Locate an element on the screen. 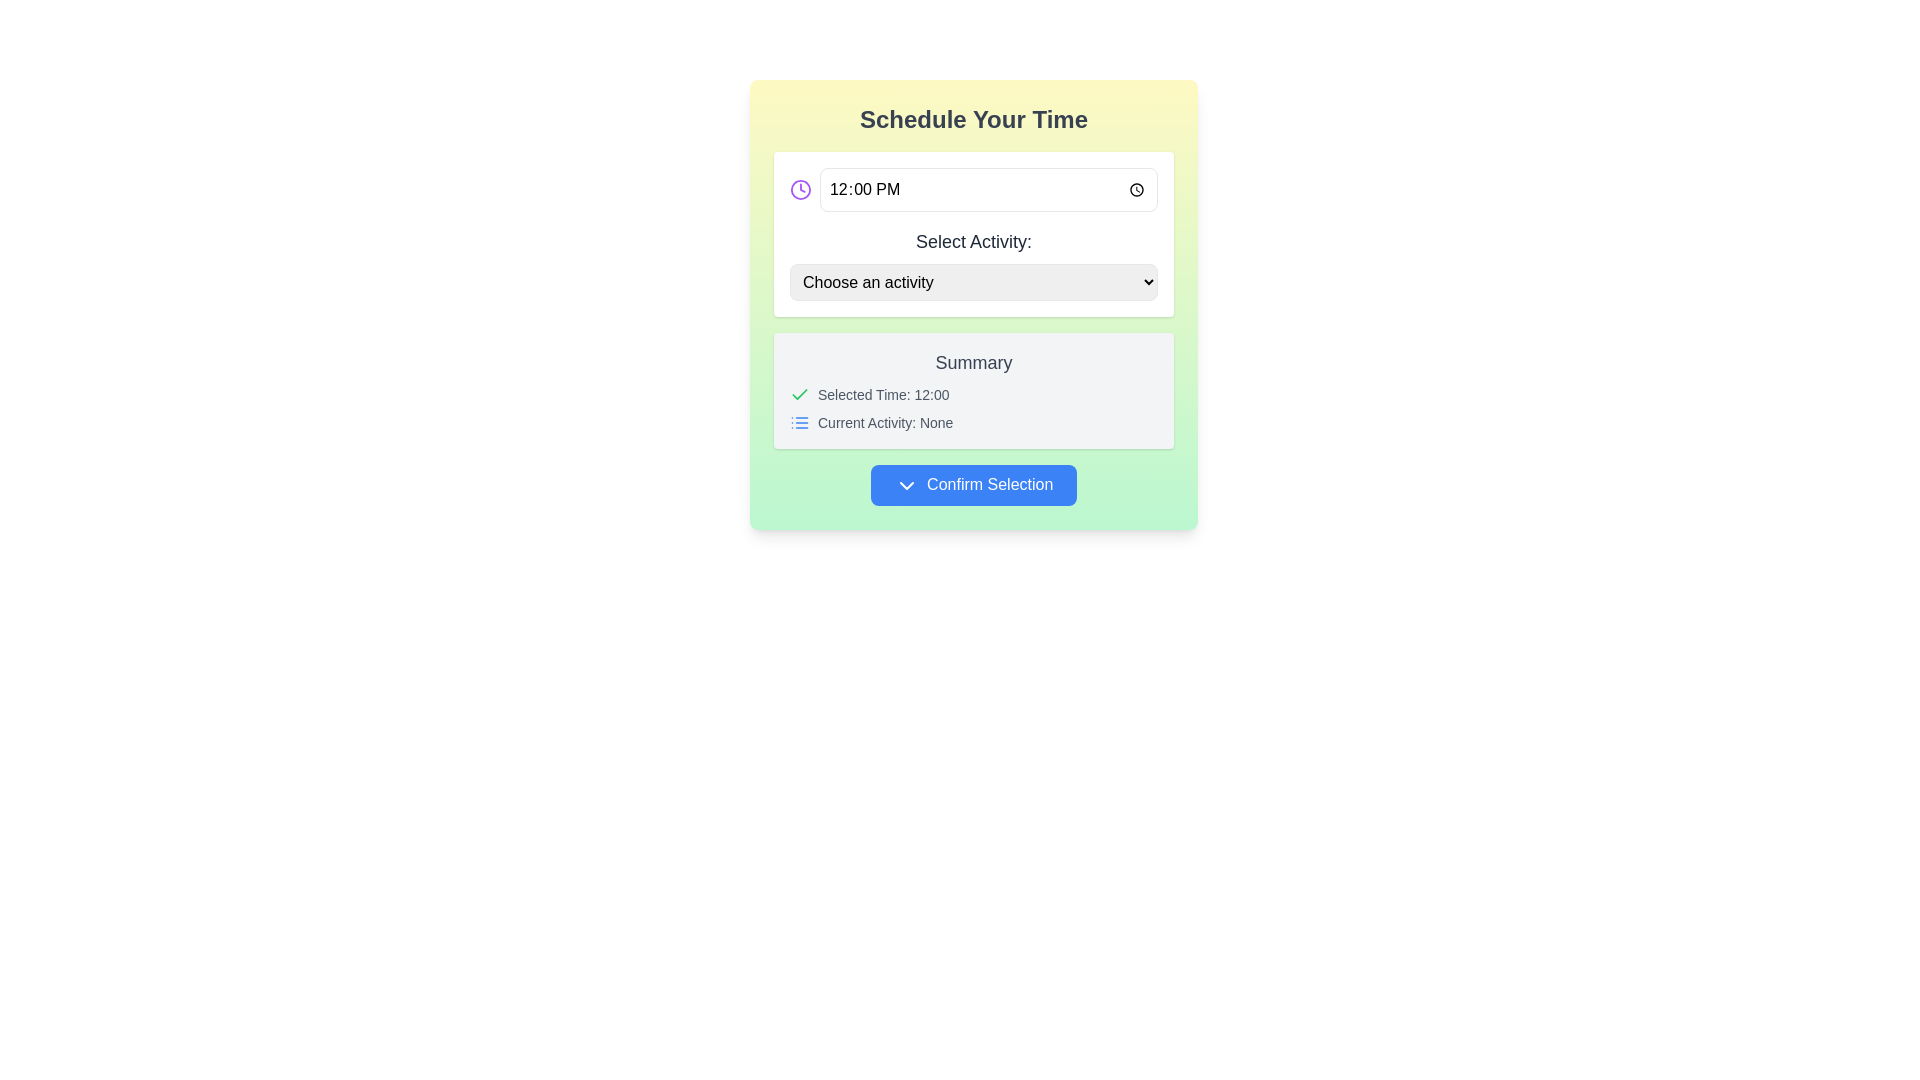 The image size is (1920, 1080). the blue list icon located in the summary section, positioned to the left of the text 'Current Activity: None.' is located at coordinates (800, 422).